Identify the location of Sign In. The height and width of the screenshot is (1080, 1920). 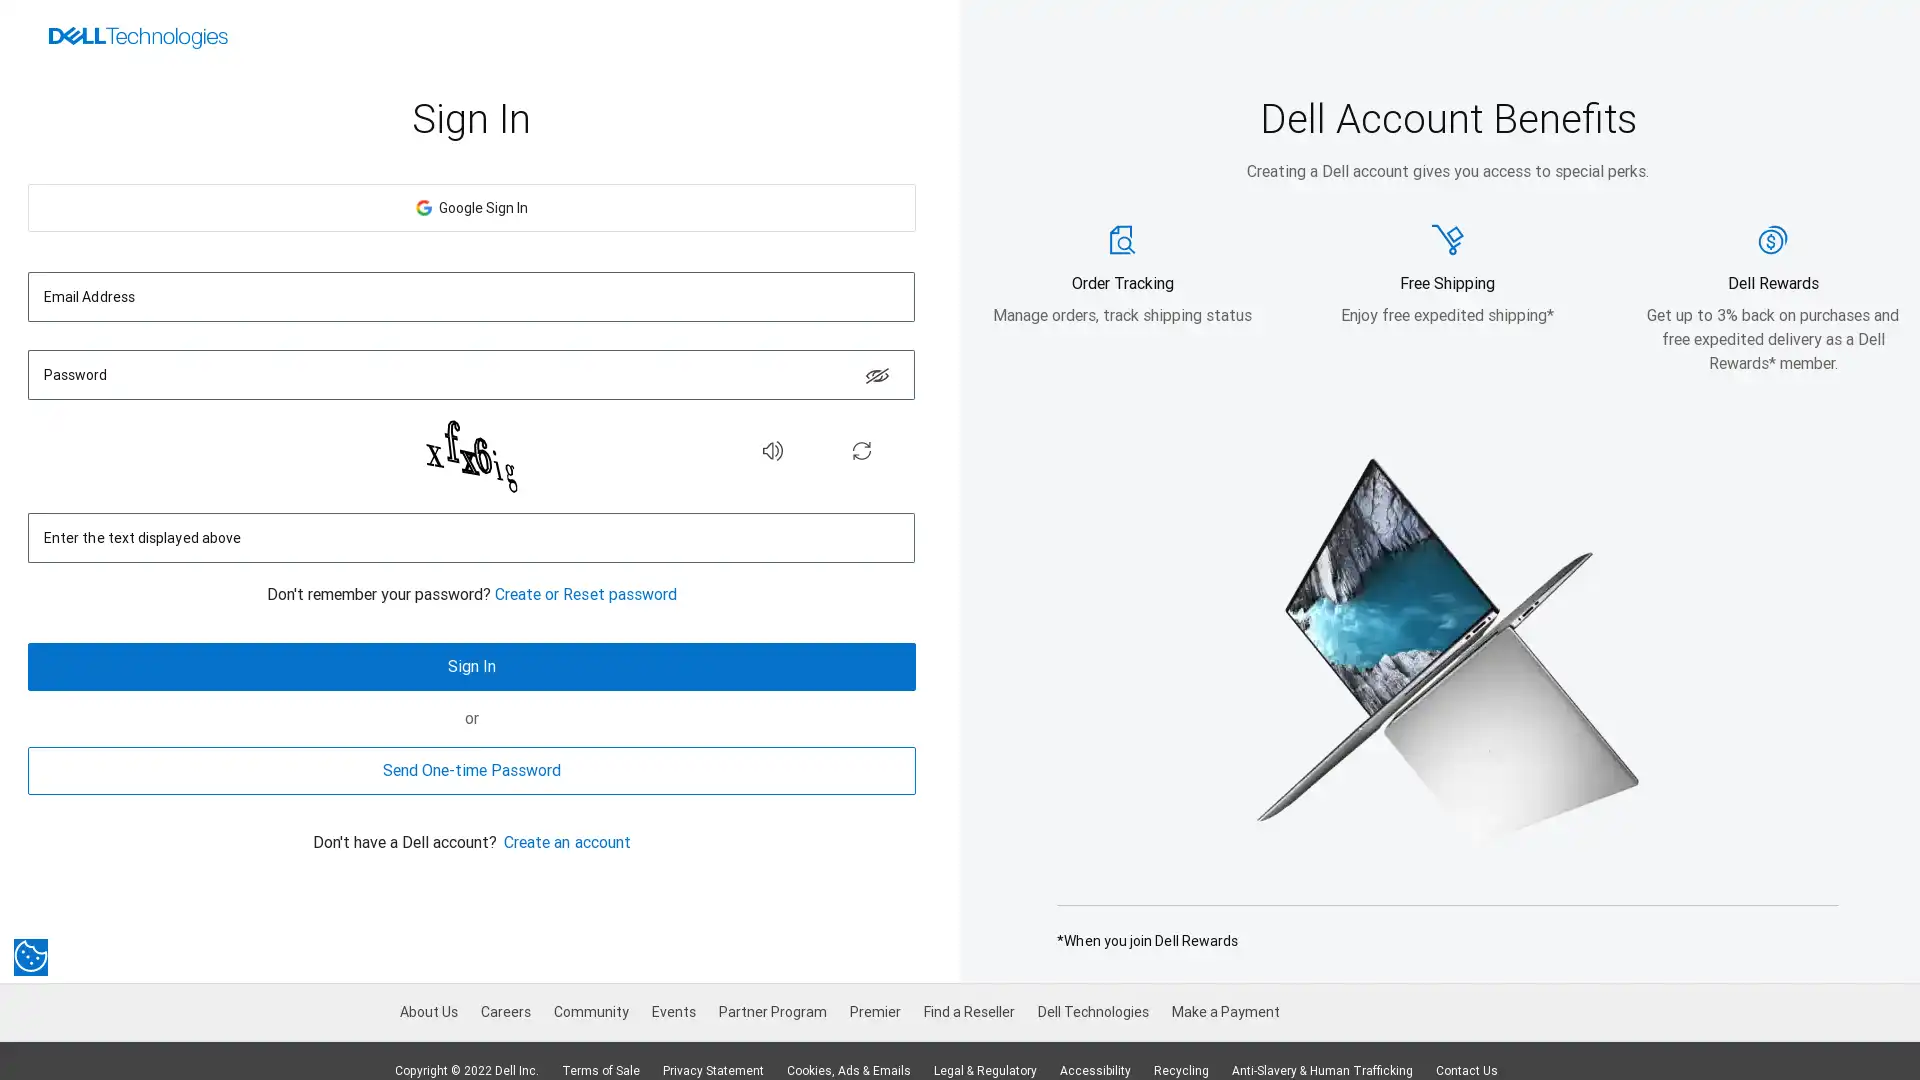
(470, 667).